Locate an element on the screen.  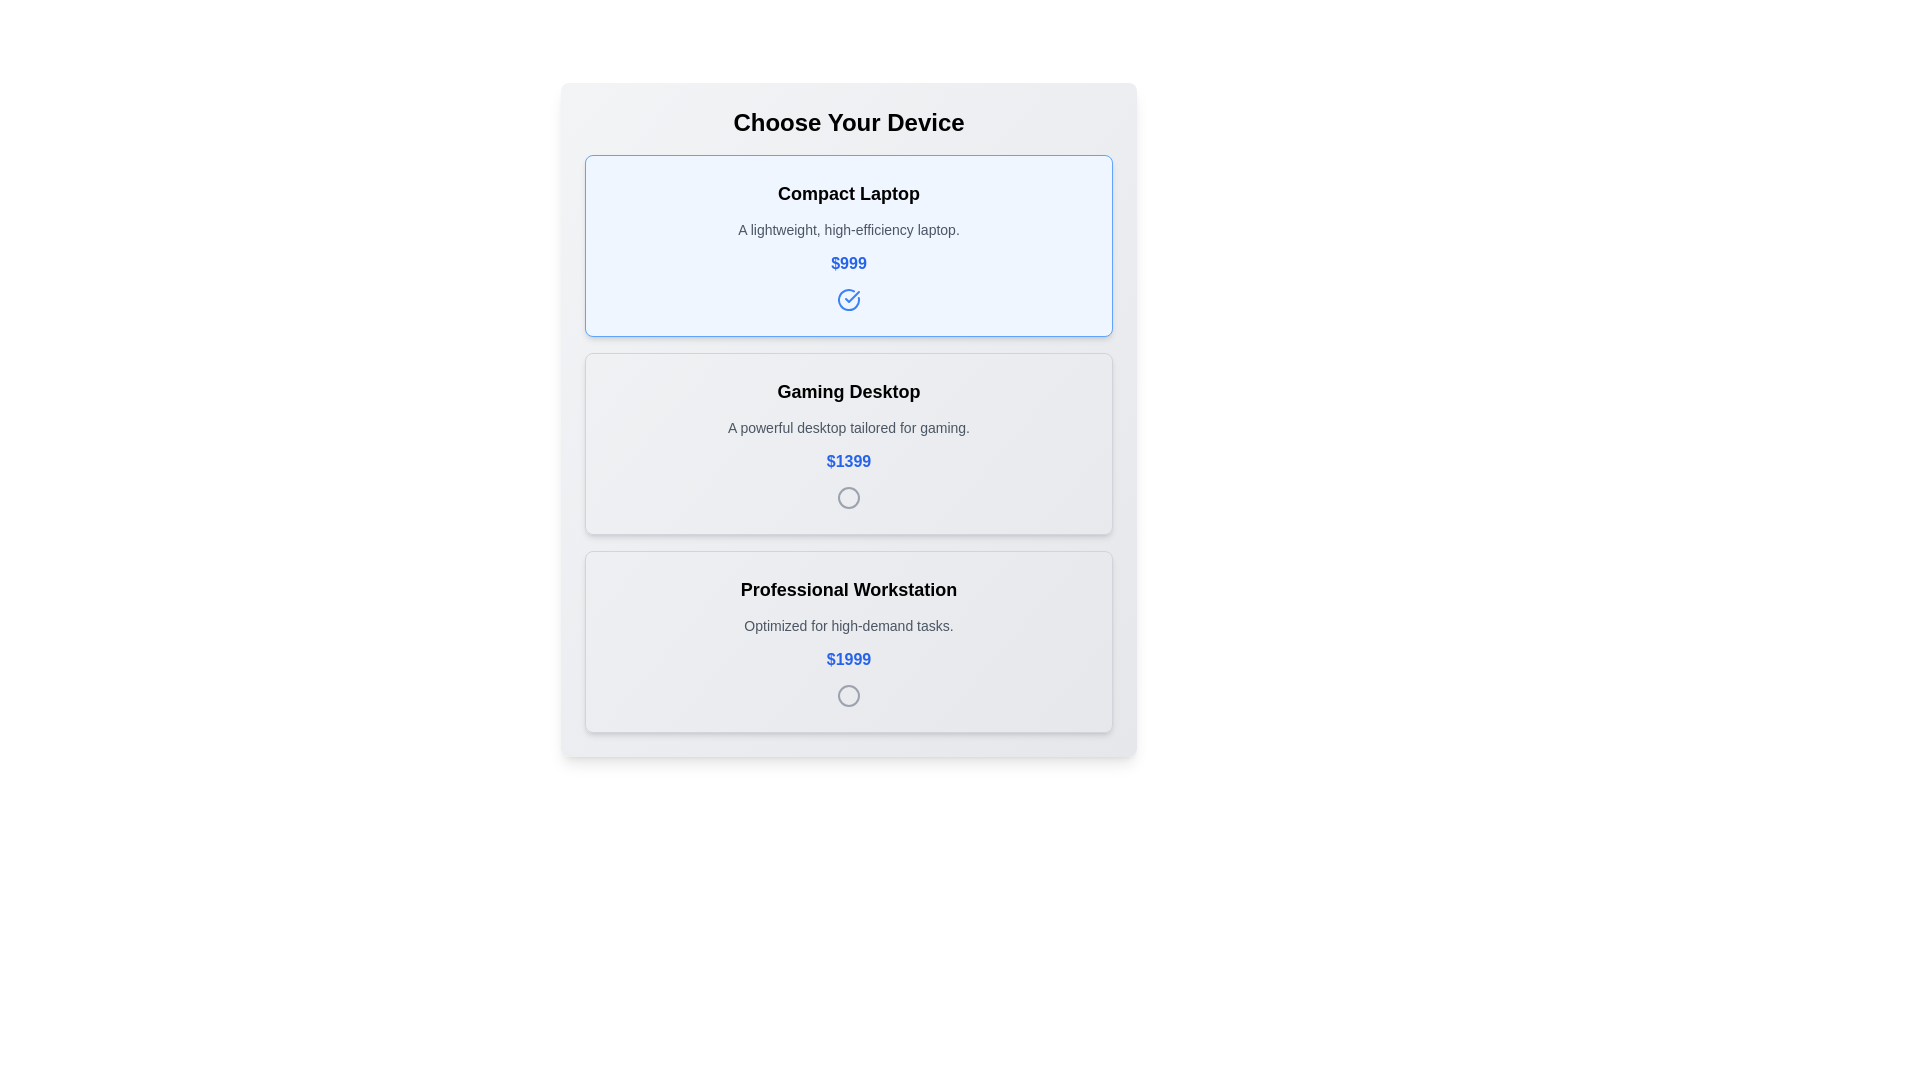
the 'Professional Workstation' card, which is the third card in a vertically stacked list is located at coordinates (849, 641).